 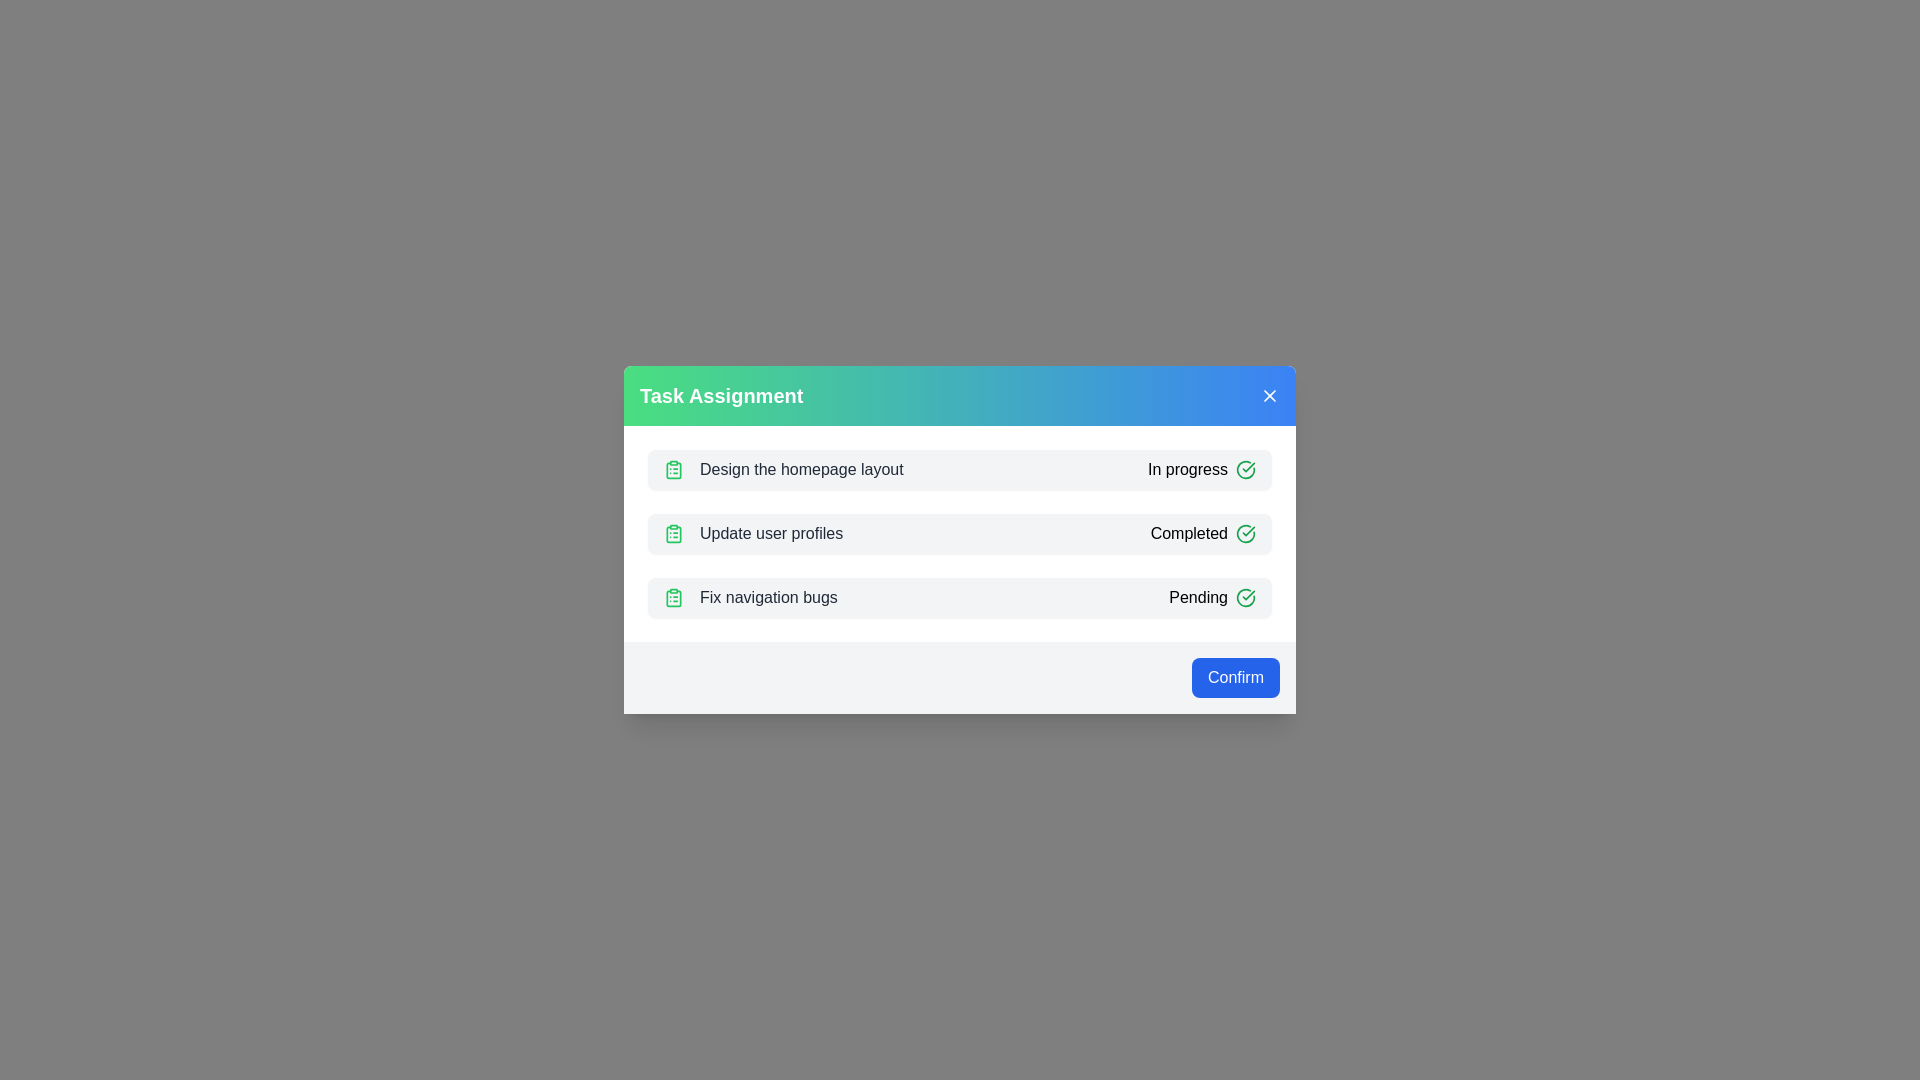 What do you see at coordinates (1234, 677) in the screenshot?
I see `the confirm button located in the bottom-right corner of the 'Task Assignment' modal` at bounding box center [1234, 677].